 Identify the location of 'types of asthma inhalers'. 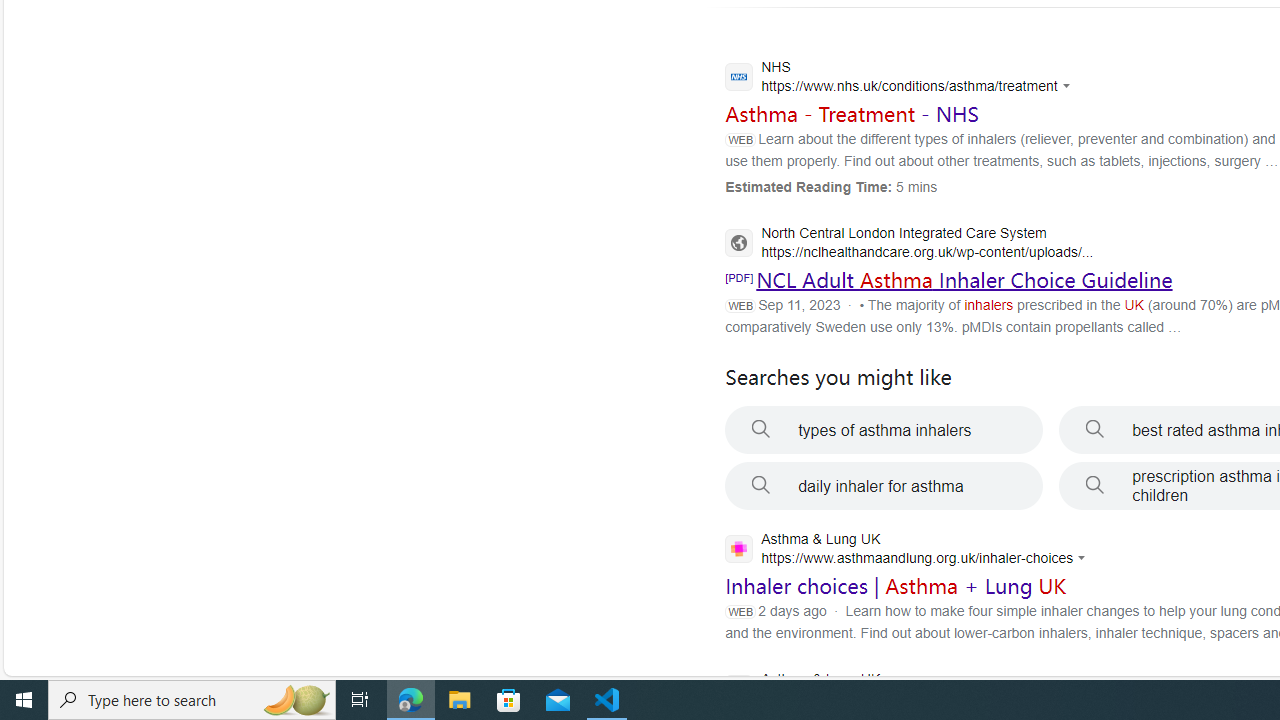
(883, 429).